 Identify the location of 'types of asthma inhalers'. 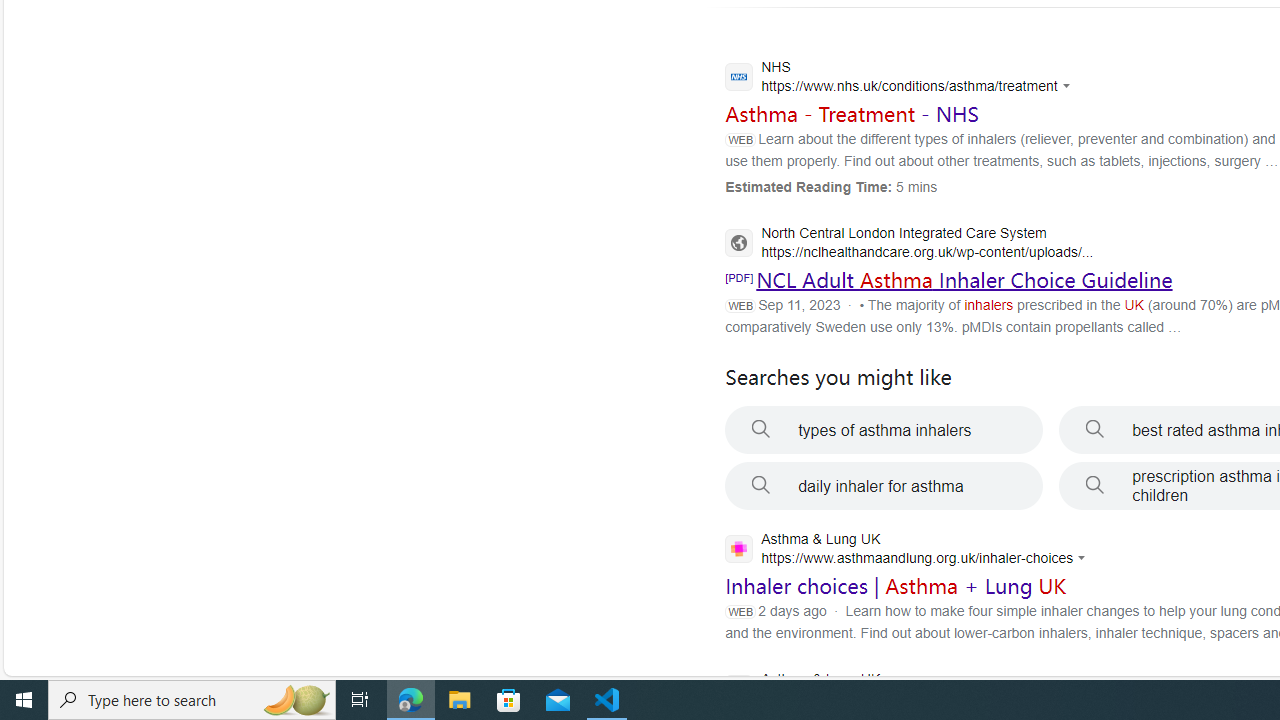
(883, 429).